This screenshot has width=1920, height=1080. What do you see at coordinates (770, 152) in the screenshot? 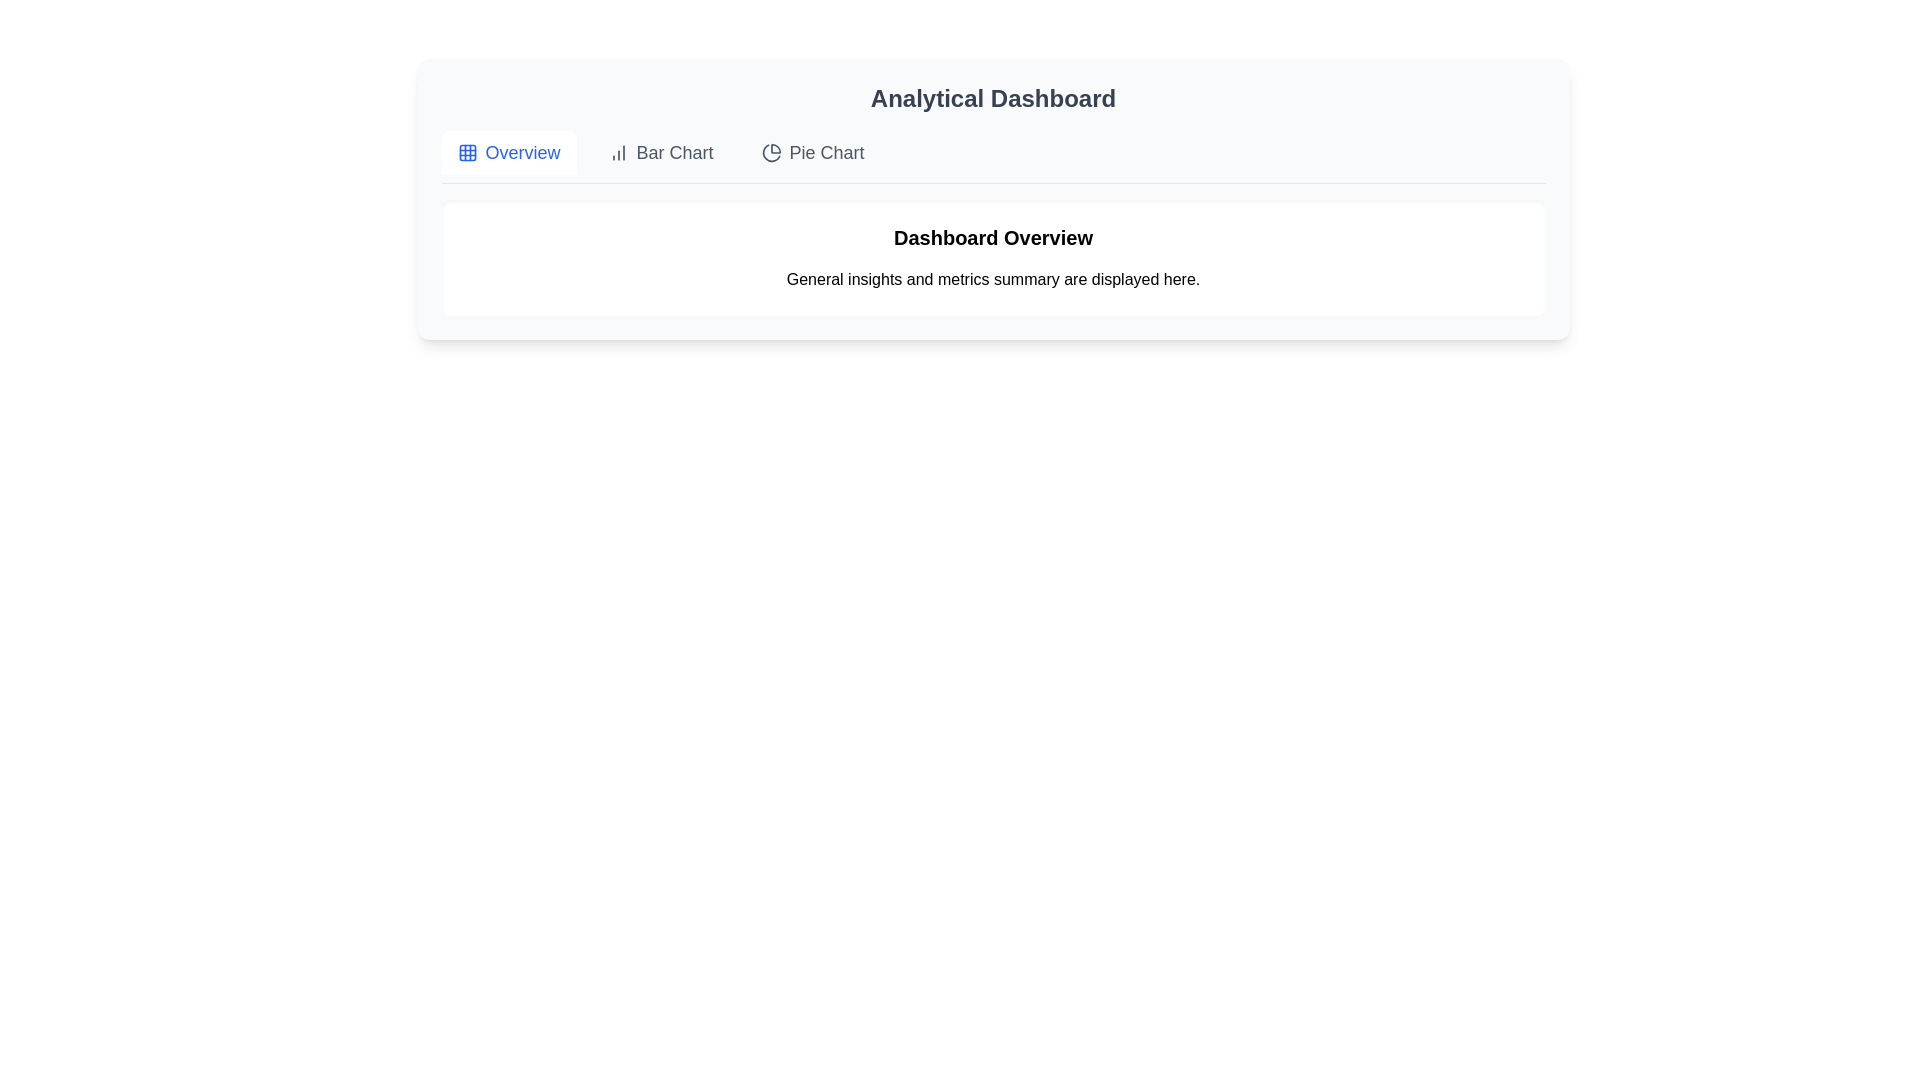
I see `the pie chart icon in the navigation bar, which is styled with a dark gray stroke and is located between the 'Bar Chart' tab and the 'Pie Chart' label` at bounding box center [770, 152].